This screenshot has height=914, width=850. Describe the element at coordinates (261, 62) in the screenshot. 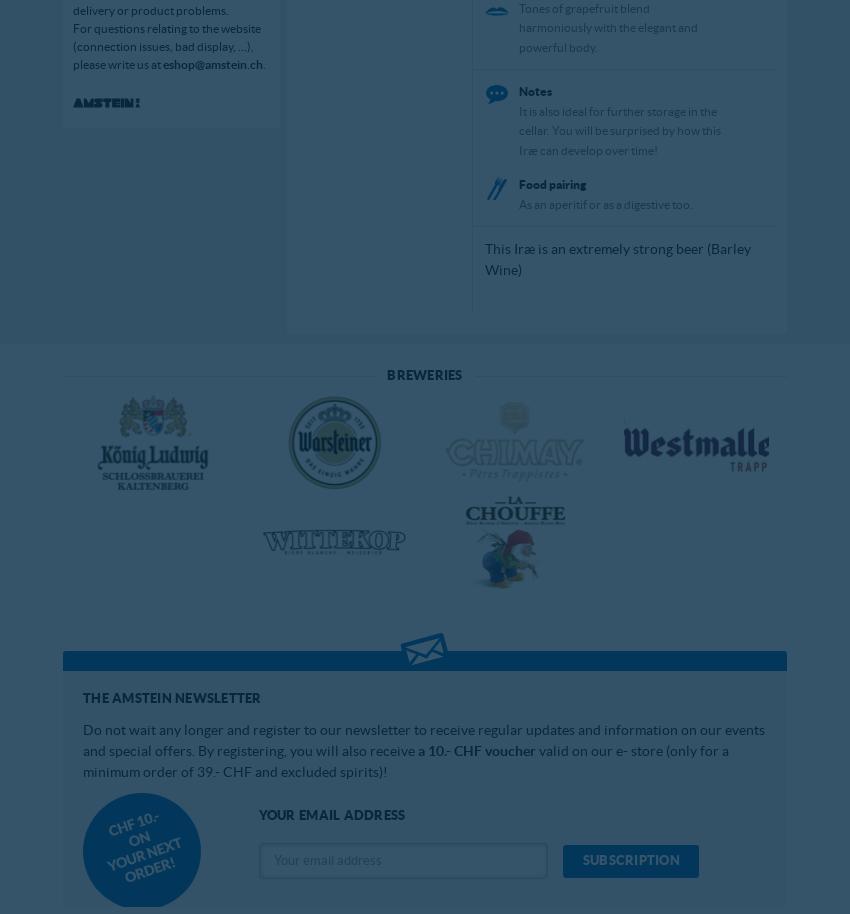

I see `'.'` at that location.